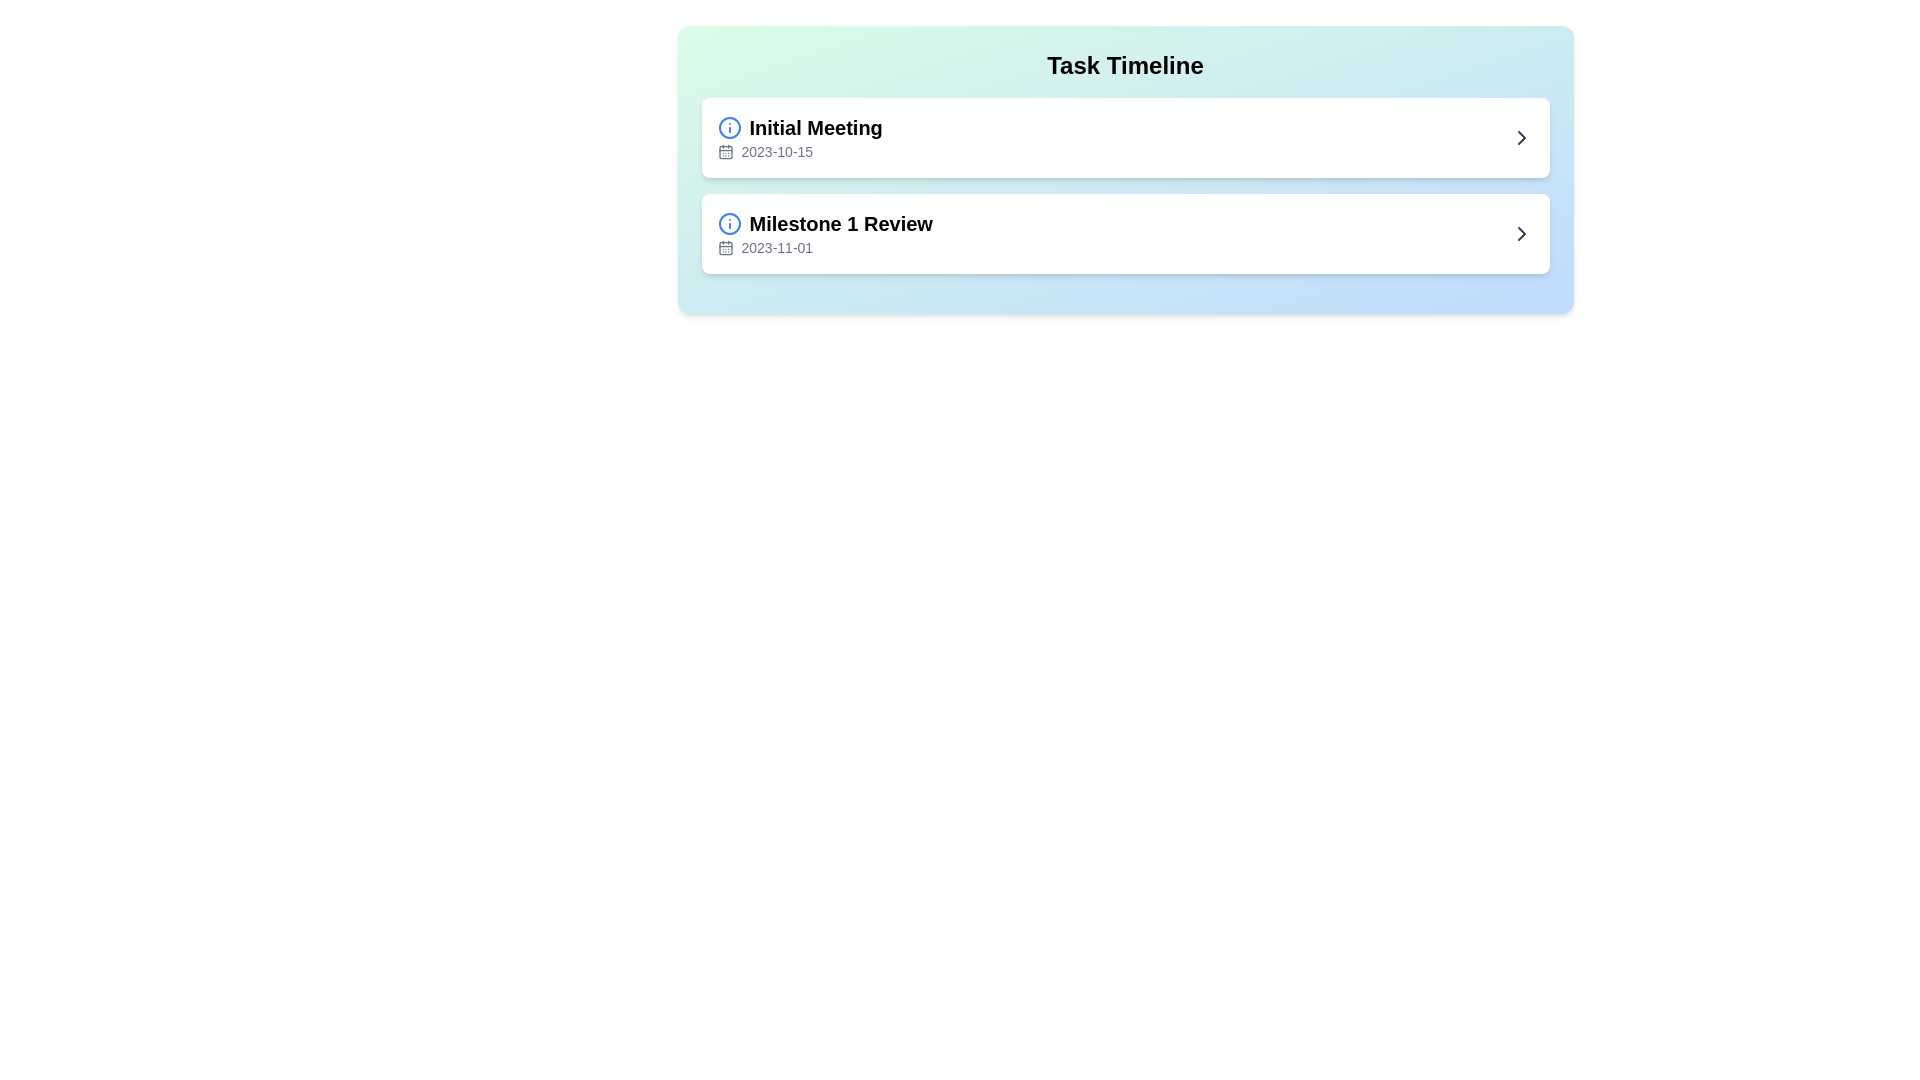  What do you see at coordinates (724, 247) in the screenshot?
I see `the calendar icon located next to the 'Milestone 1 Review' label and the date '2023-11-01'` at bounding box center [724, 247].